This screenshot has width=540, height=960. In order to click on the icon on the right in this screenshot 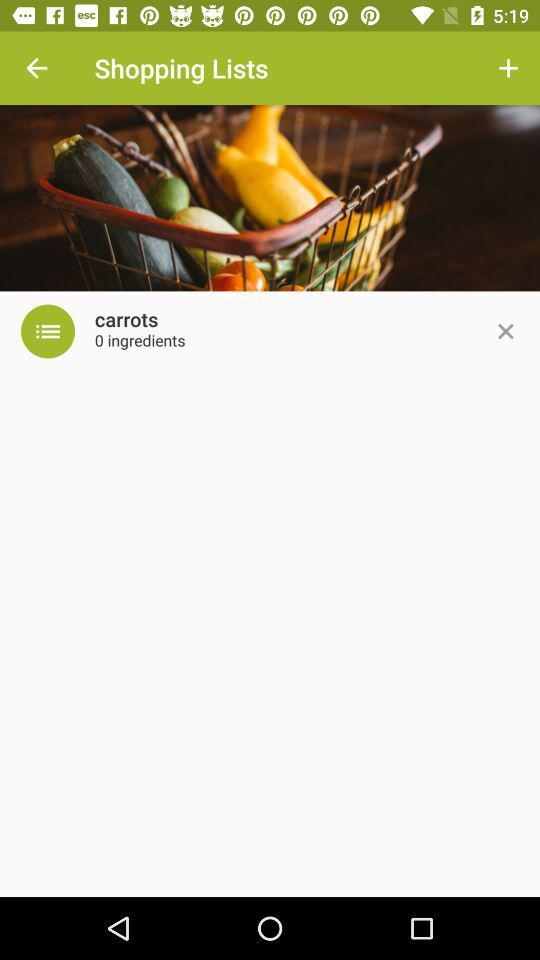, I will do `click(504, 331)`.